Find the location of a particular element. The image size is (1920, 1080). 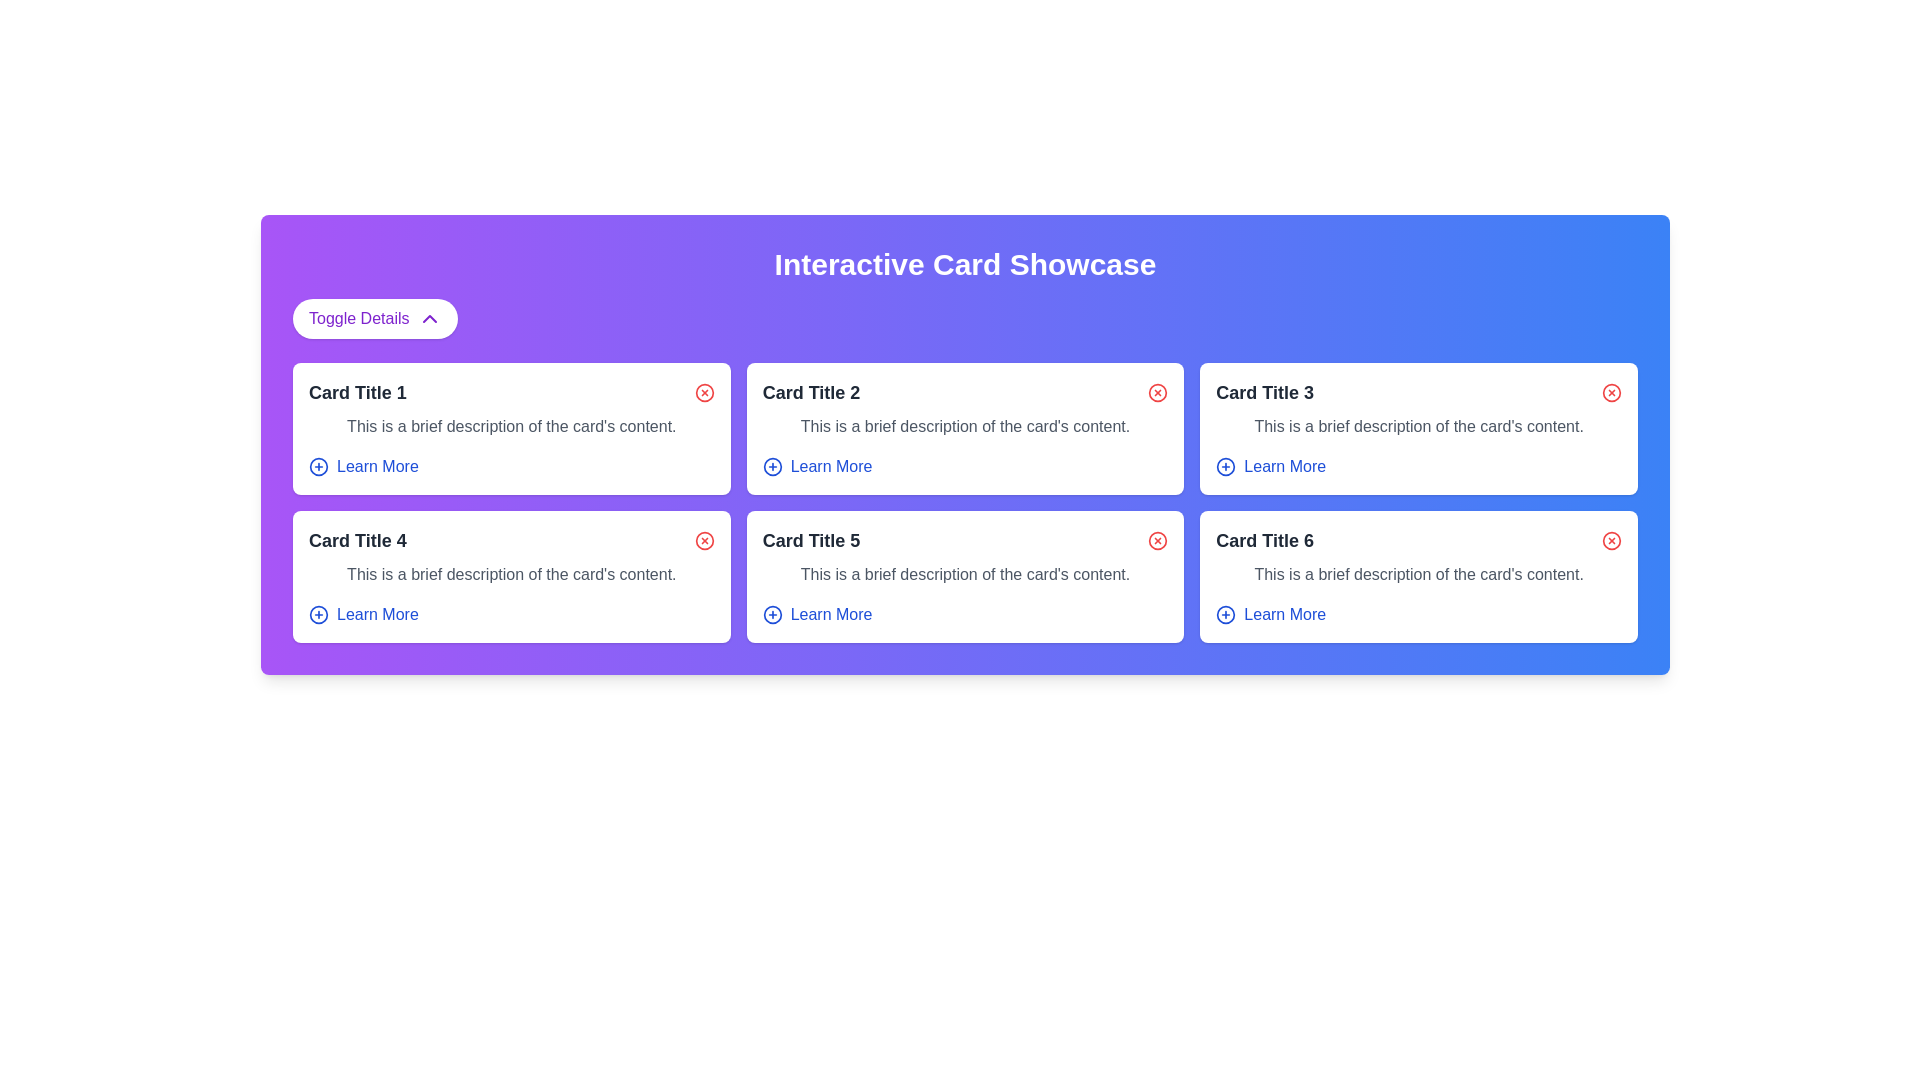

the hyperlink located at the bottom-right corner of the card labeled 'Card Title 6' is located at coordinates (1270, 613).